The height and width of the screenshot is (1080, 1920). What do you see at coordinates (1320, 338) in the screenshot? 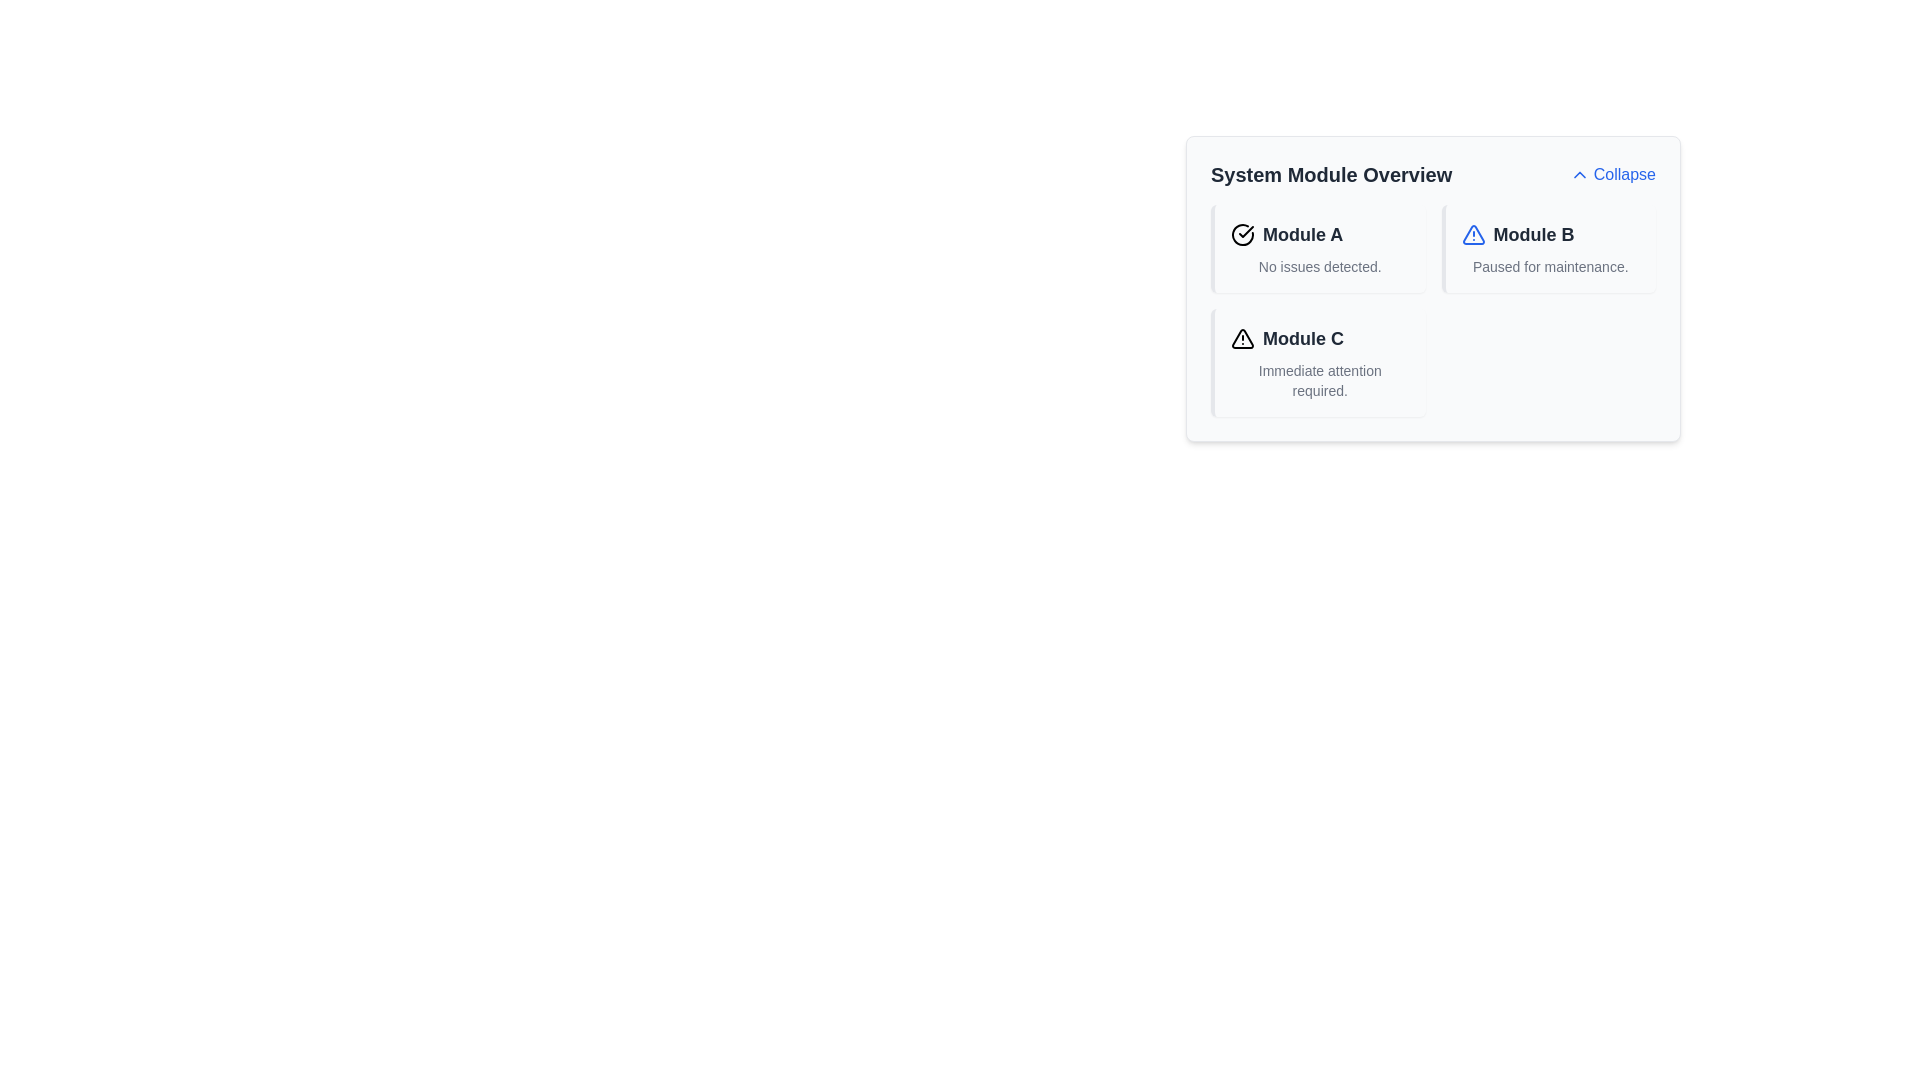
I see `the label displaying 'Module C' which is located at the top of the card panel to the right of the red alert icon` at bounding box center [1320, 338].